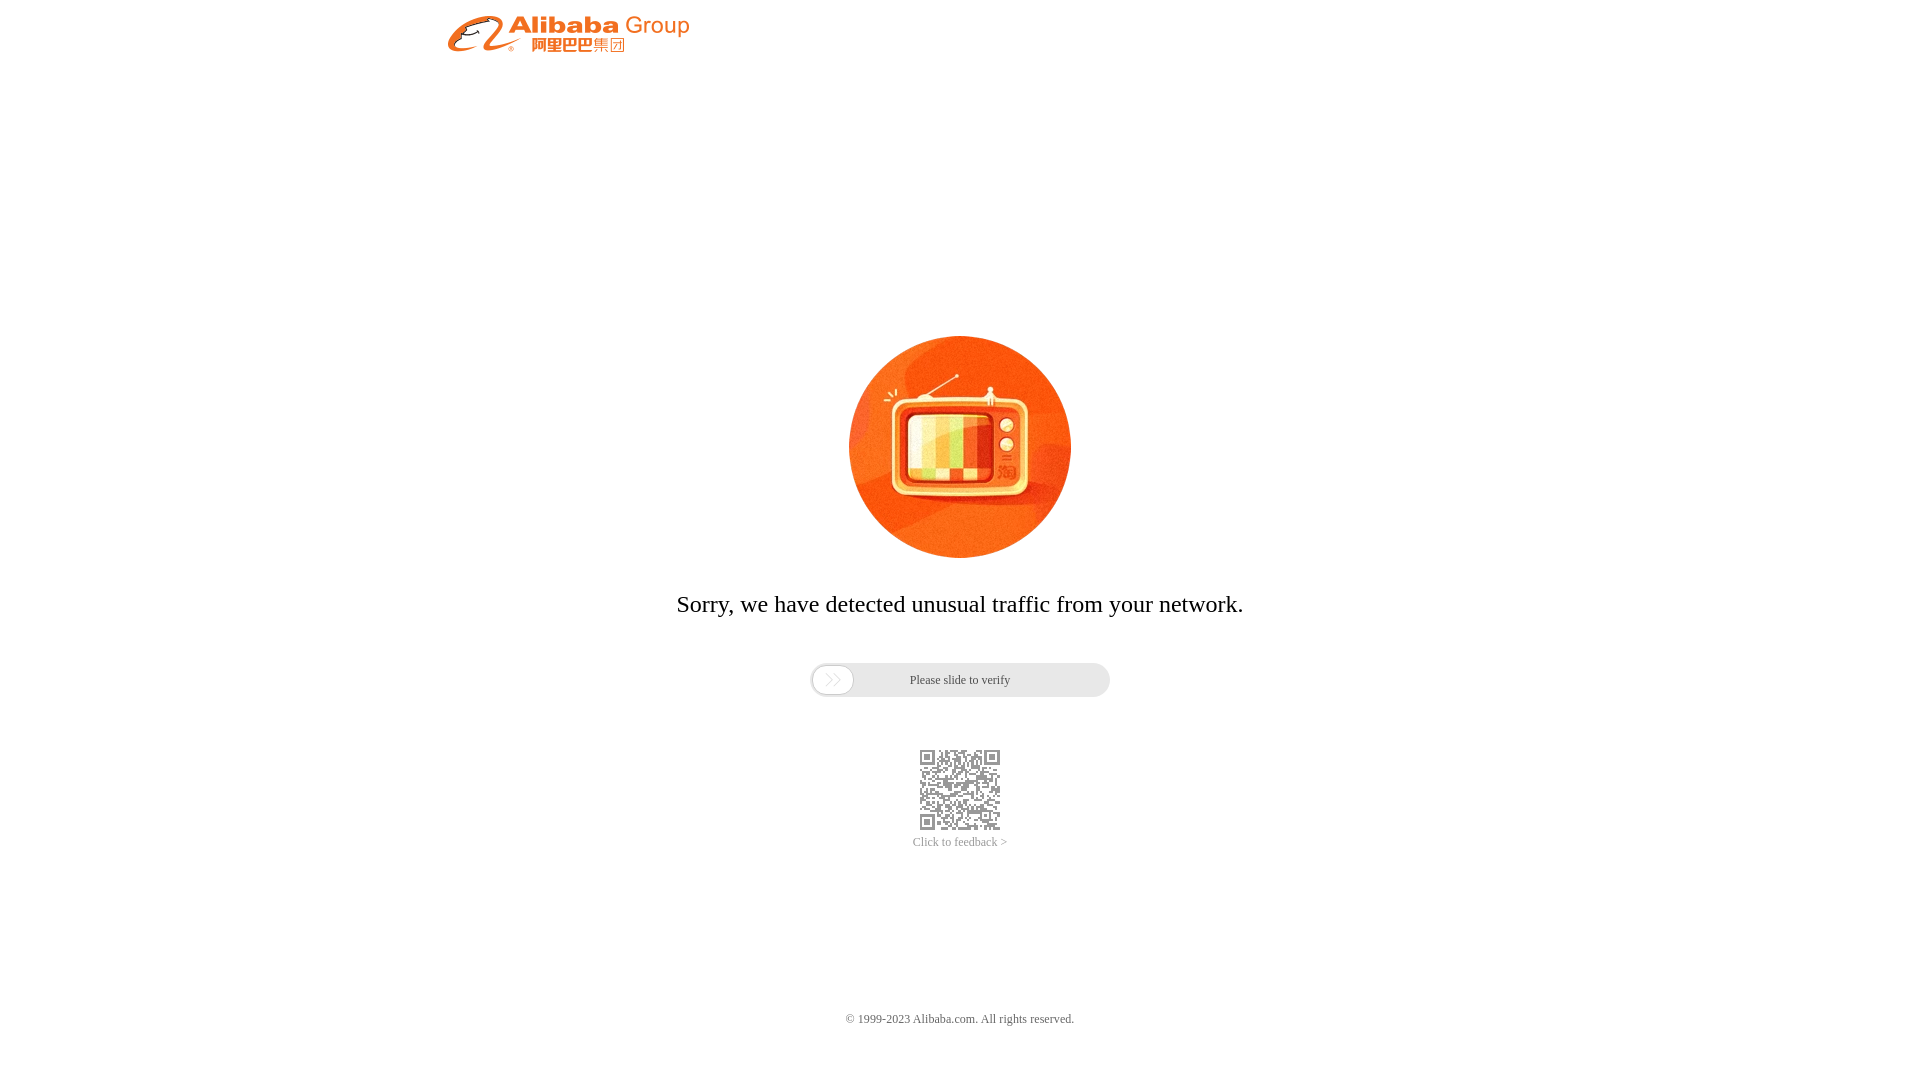 The height and width of the screenshot is (1080, 1920). Describe the element at coordinates (960, 842) in the screenshot. I see `'Click to feedback >'` at that location.